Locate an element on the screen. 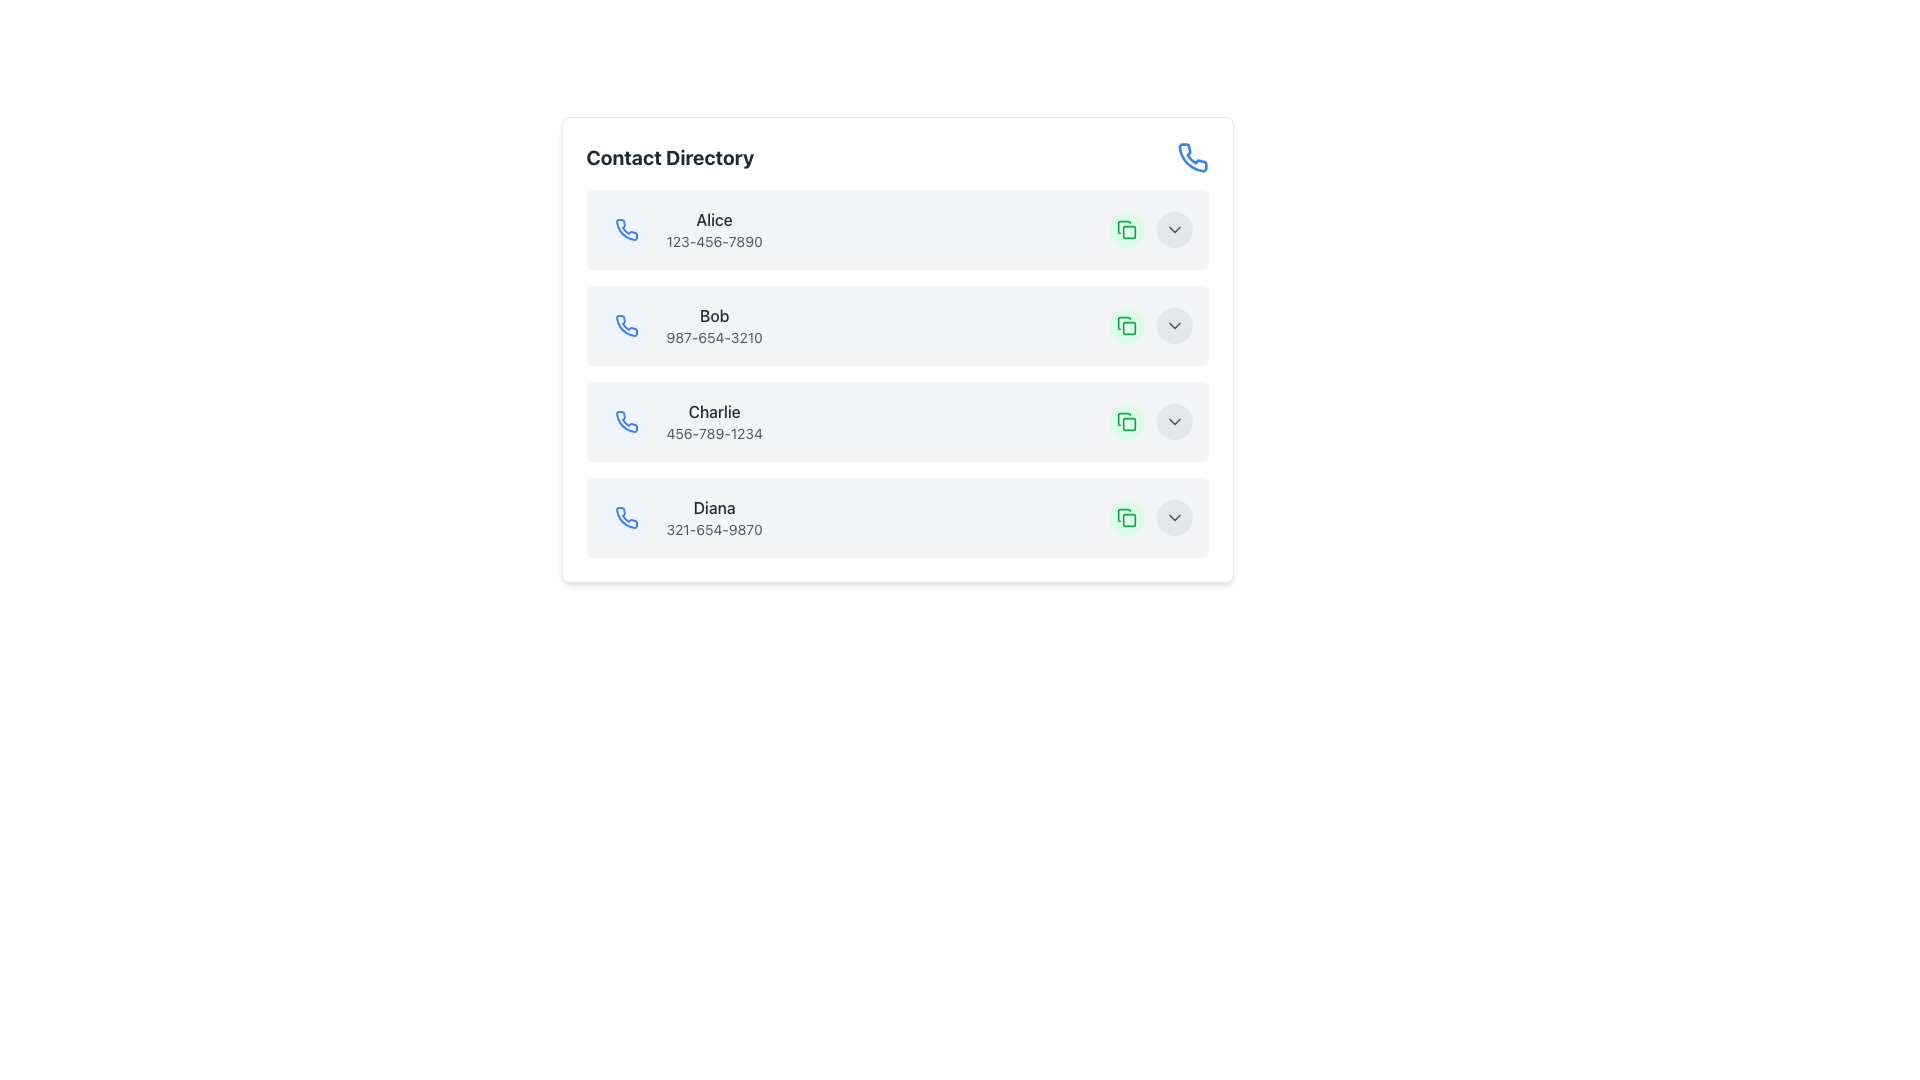 This screenshot has height=1080, width=1920. the Vector Graphic Icon that signifies a copying or duplicating action, located centrally in the third row of the 'Charlie' list is located at coordinates (1123, 418).